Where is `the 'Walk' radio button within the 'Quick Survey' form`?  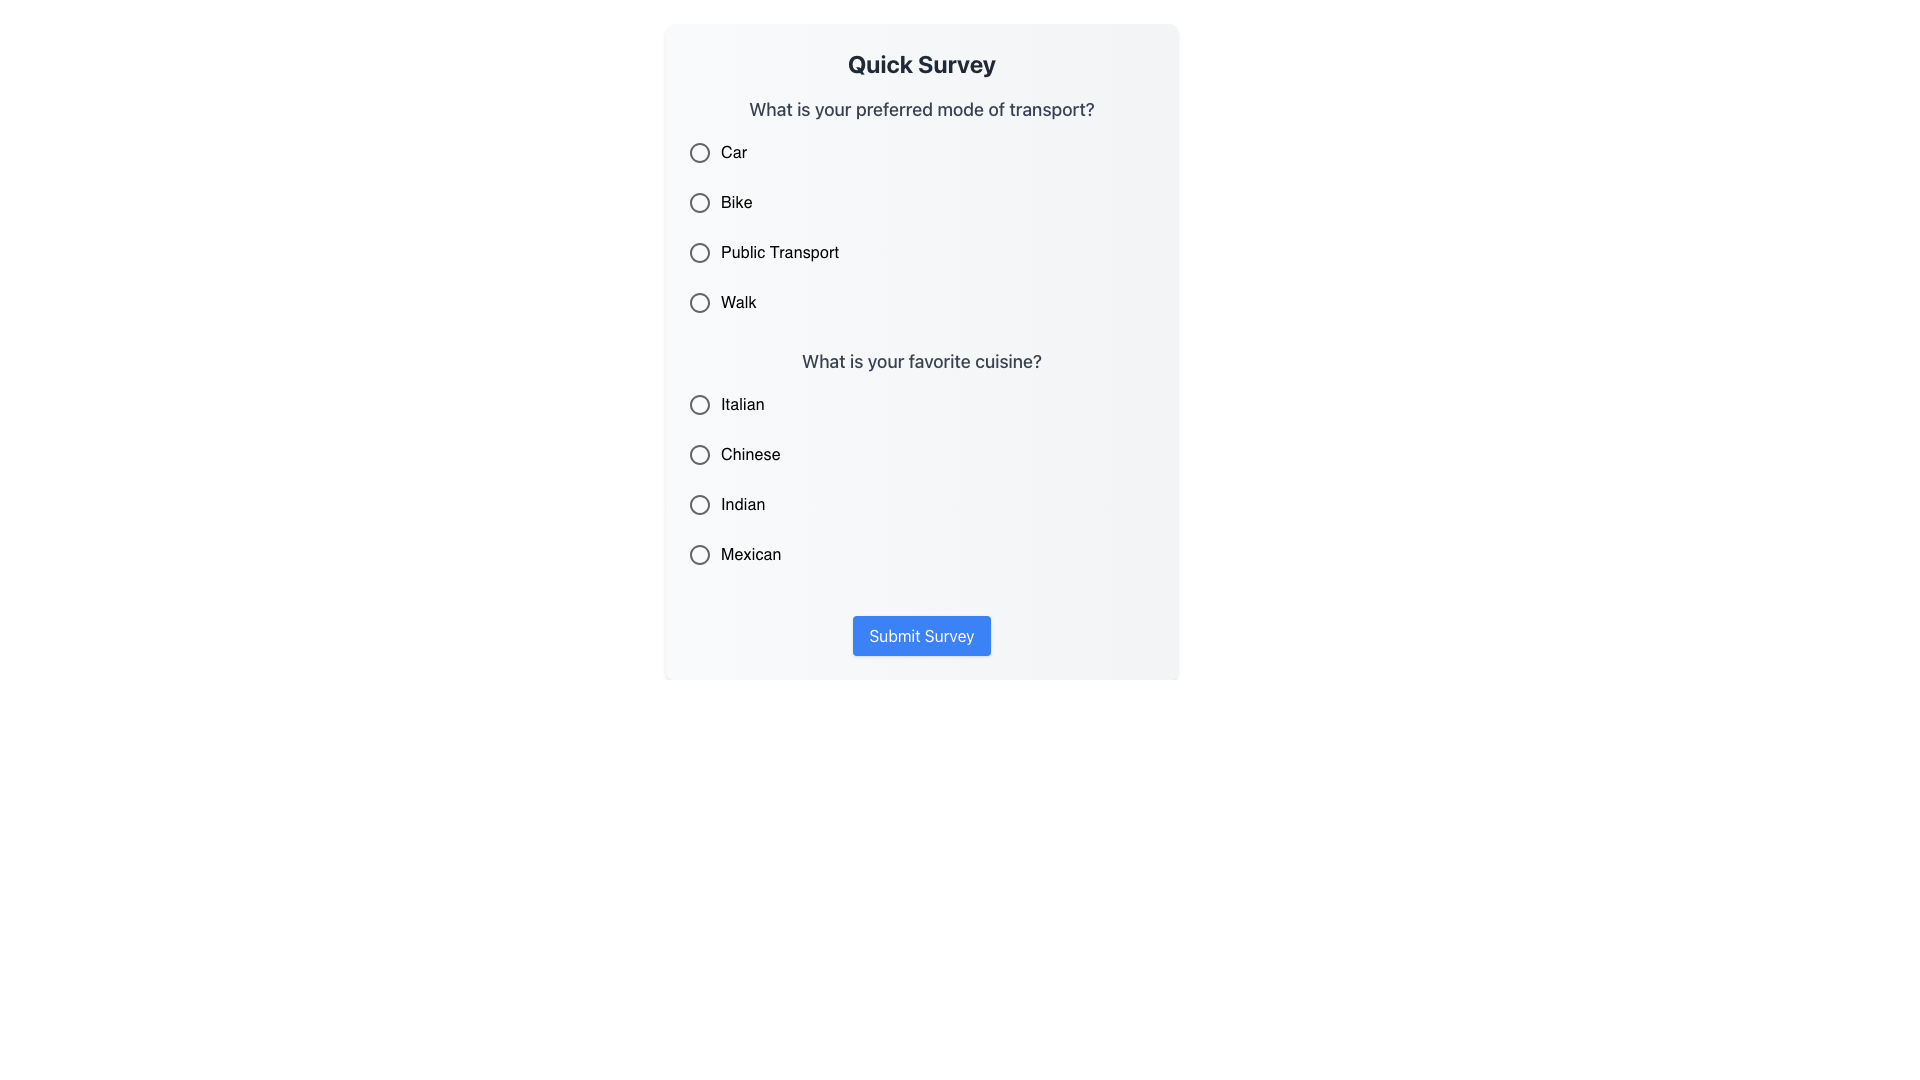 the 'Walk' radio button within the 'Quick Survey' form is located at coordinates (700, 303).